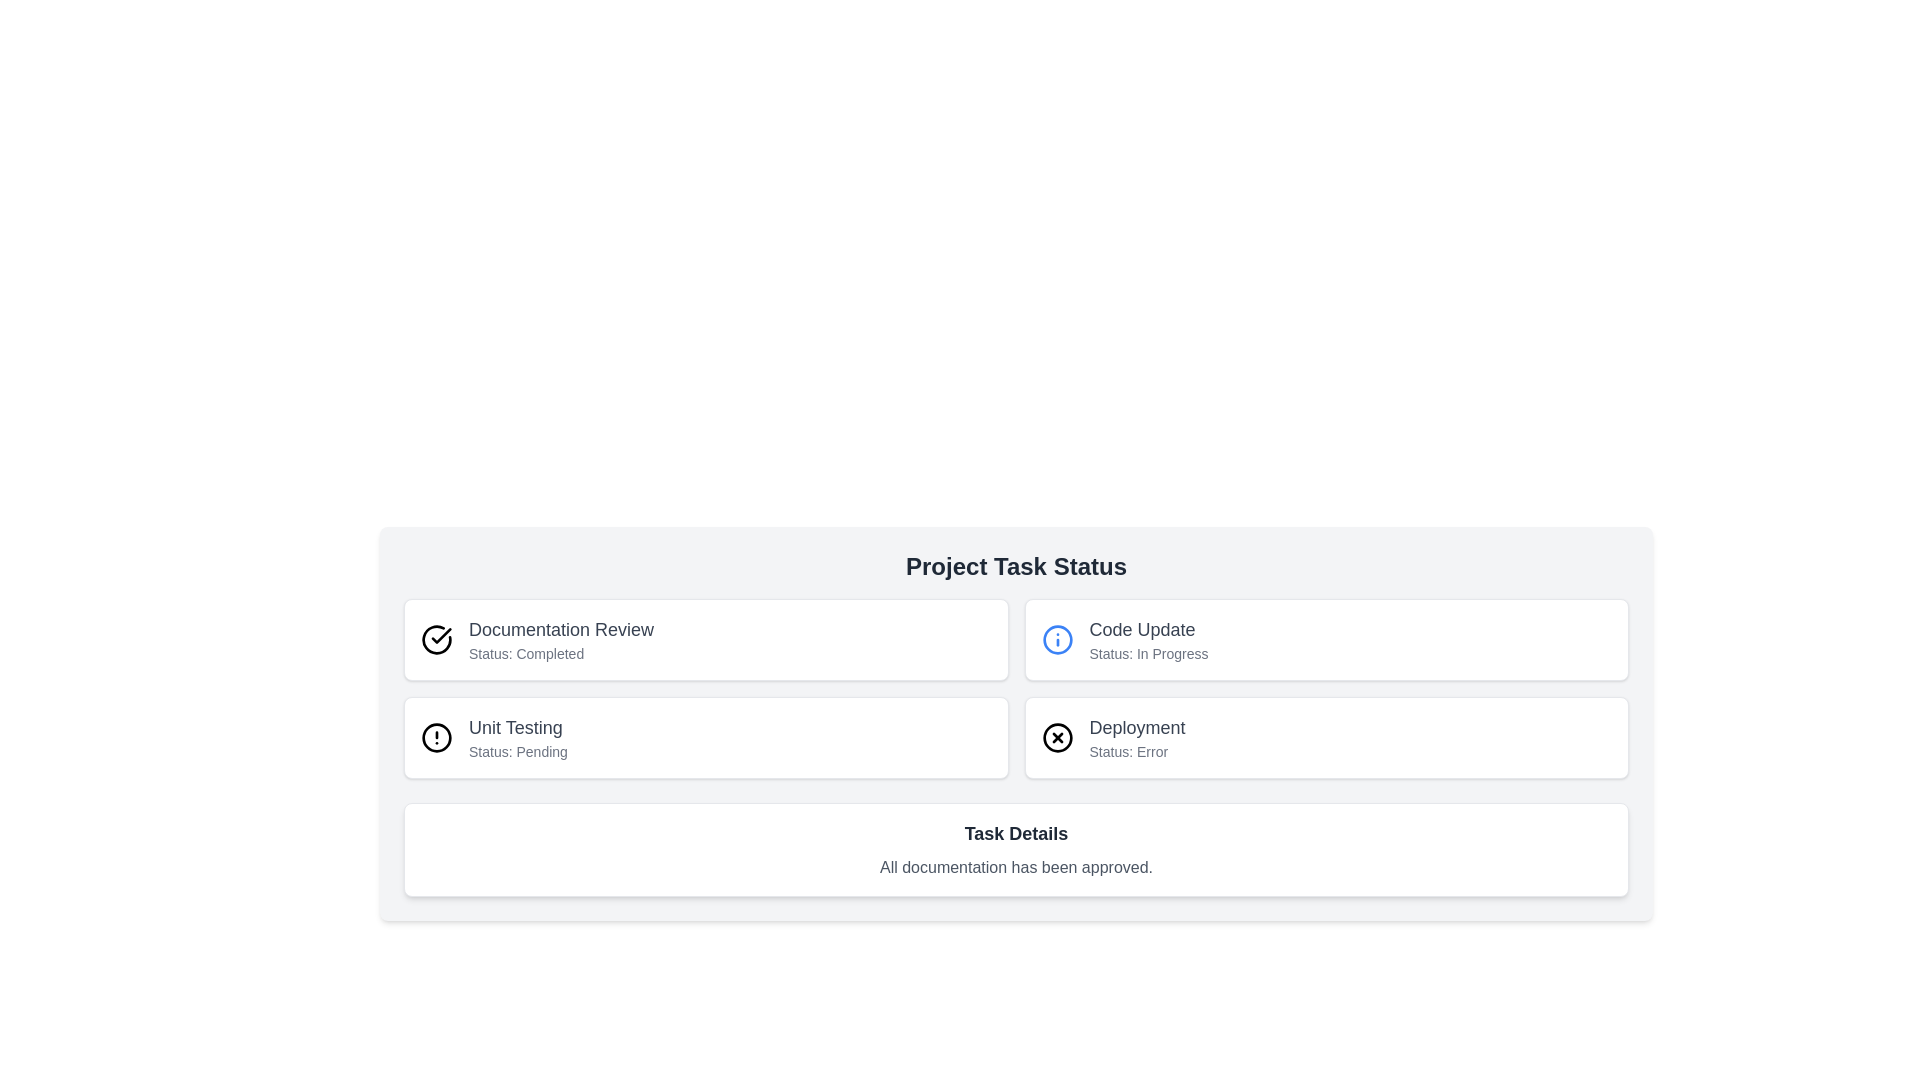 The width and height of the screenshot is (1920, 1080). Describe the element at coordinates (1137, 737) in the screenshot. I see `the Informational text component that indicates an error occurred in the deployment task, located in the bottom-right corner of the 'Project Task Status' section beneath the 'Code Update' row` at that location.